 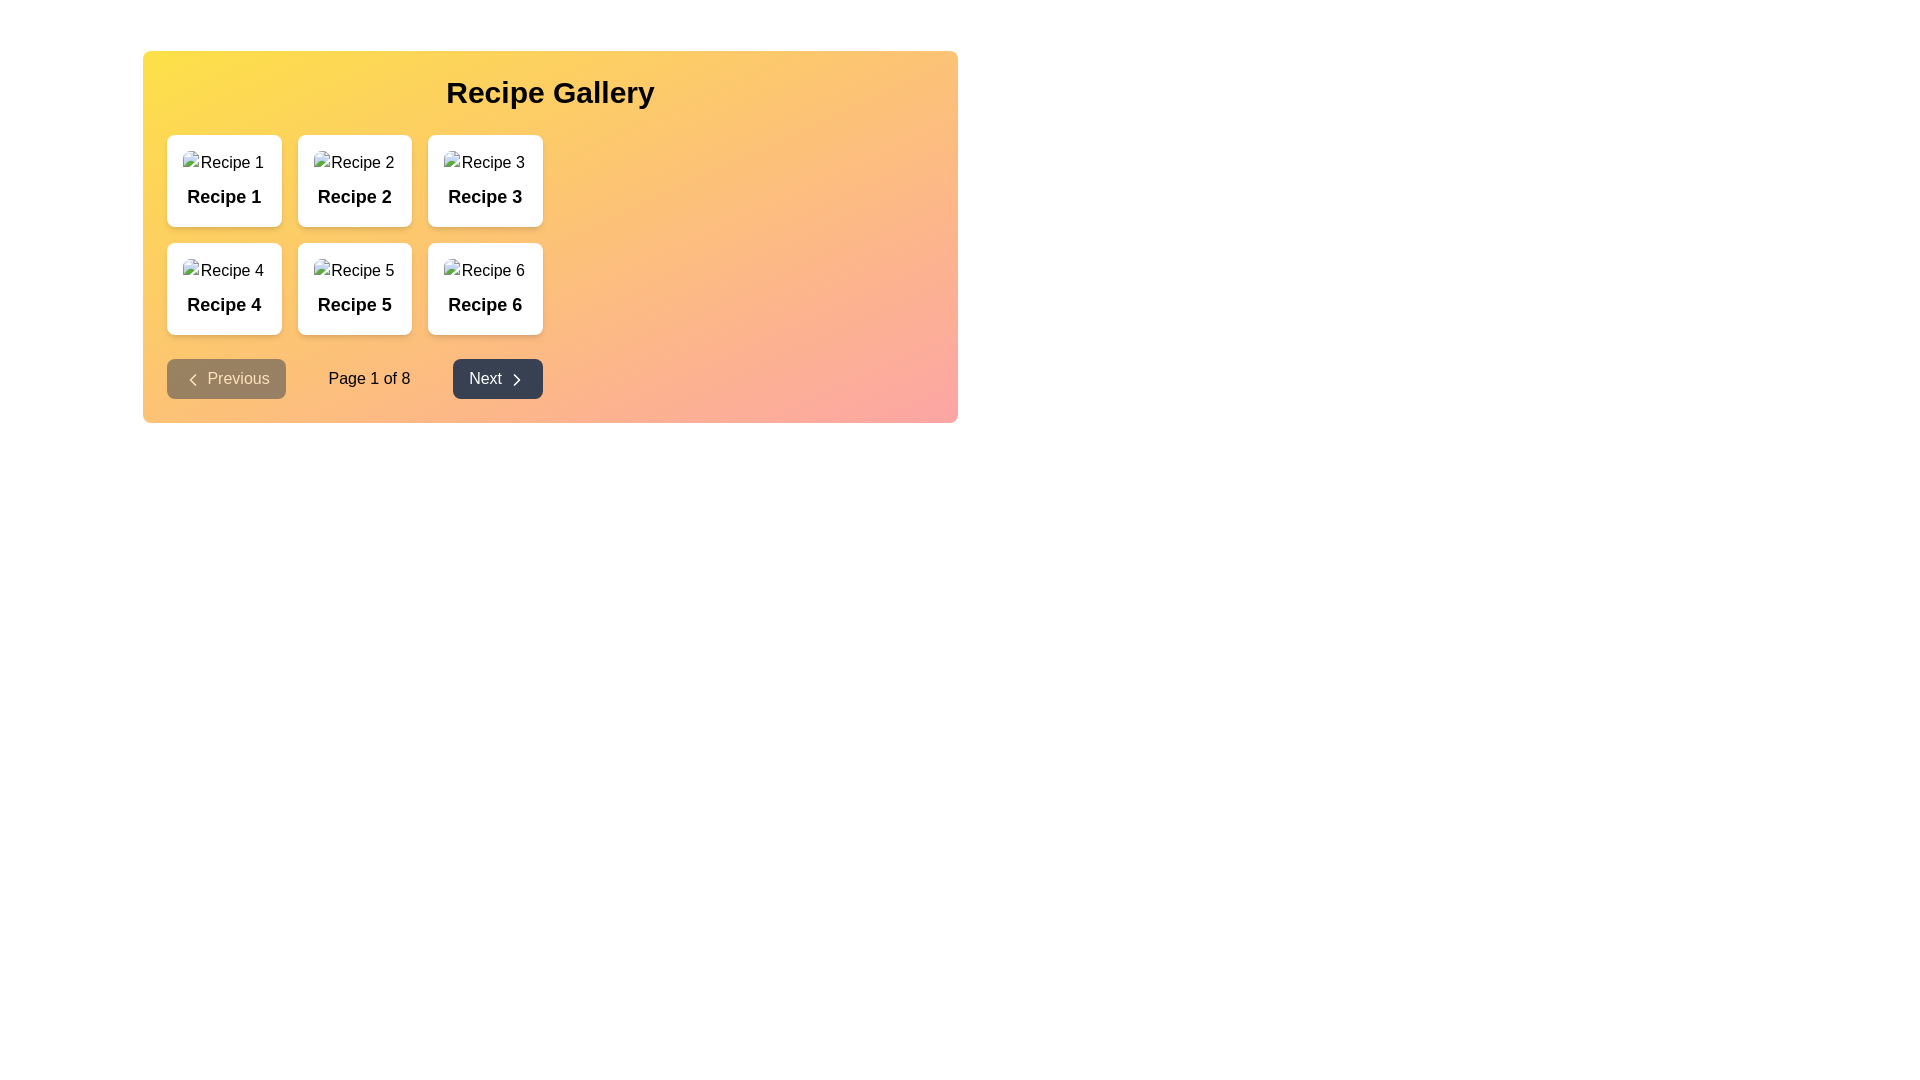 I want to click on the static text label displaying 'Page 1 of 8' located in the pagination control at the bottom of the recipe gallery, so click(x=369, y=378).